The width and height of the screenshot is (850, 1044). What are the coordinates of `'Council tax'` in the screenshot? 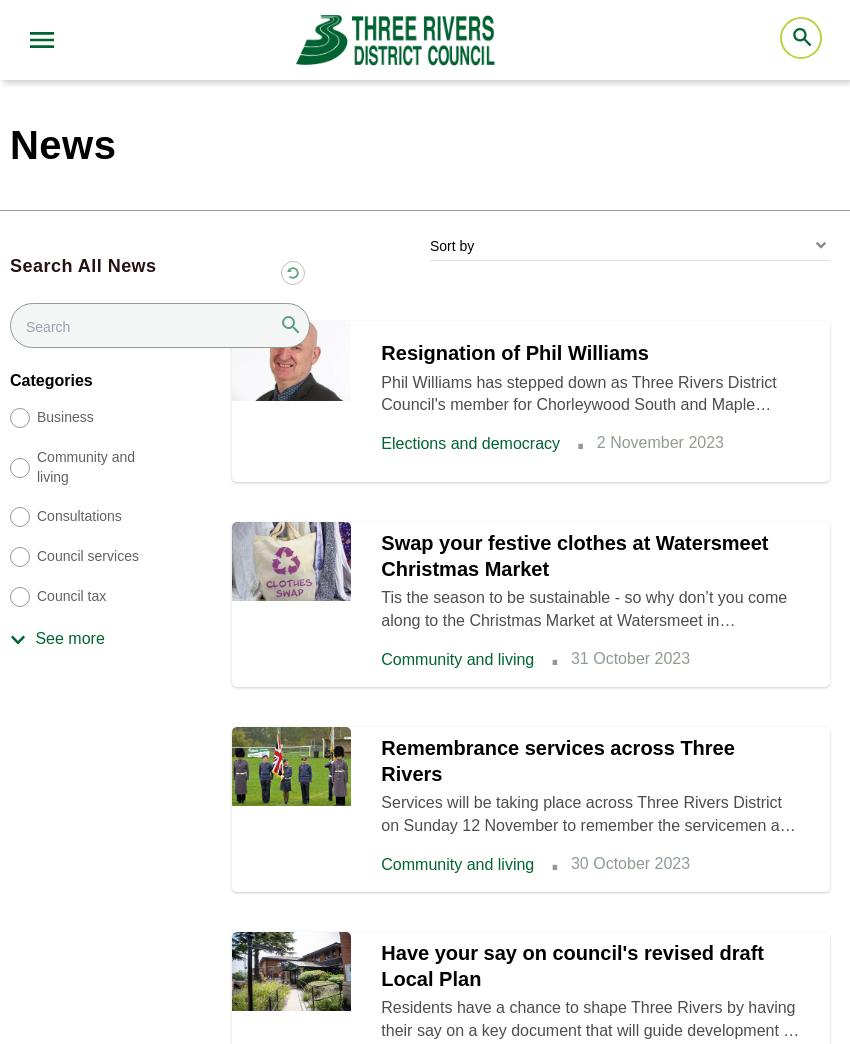 It's located at (71, 596).